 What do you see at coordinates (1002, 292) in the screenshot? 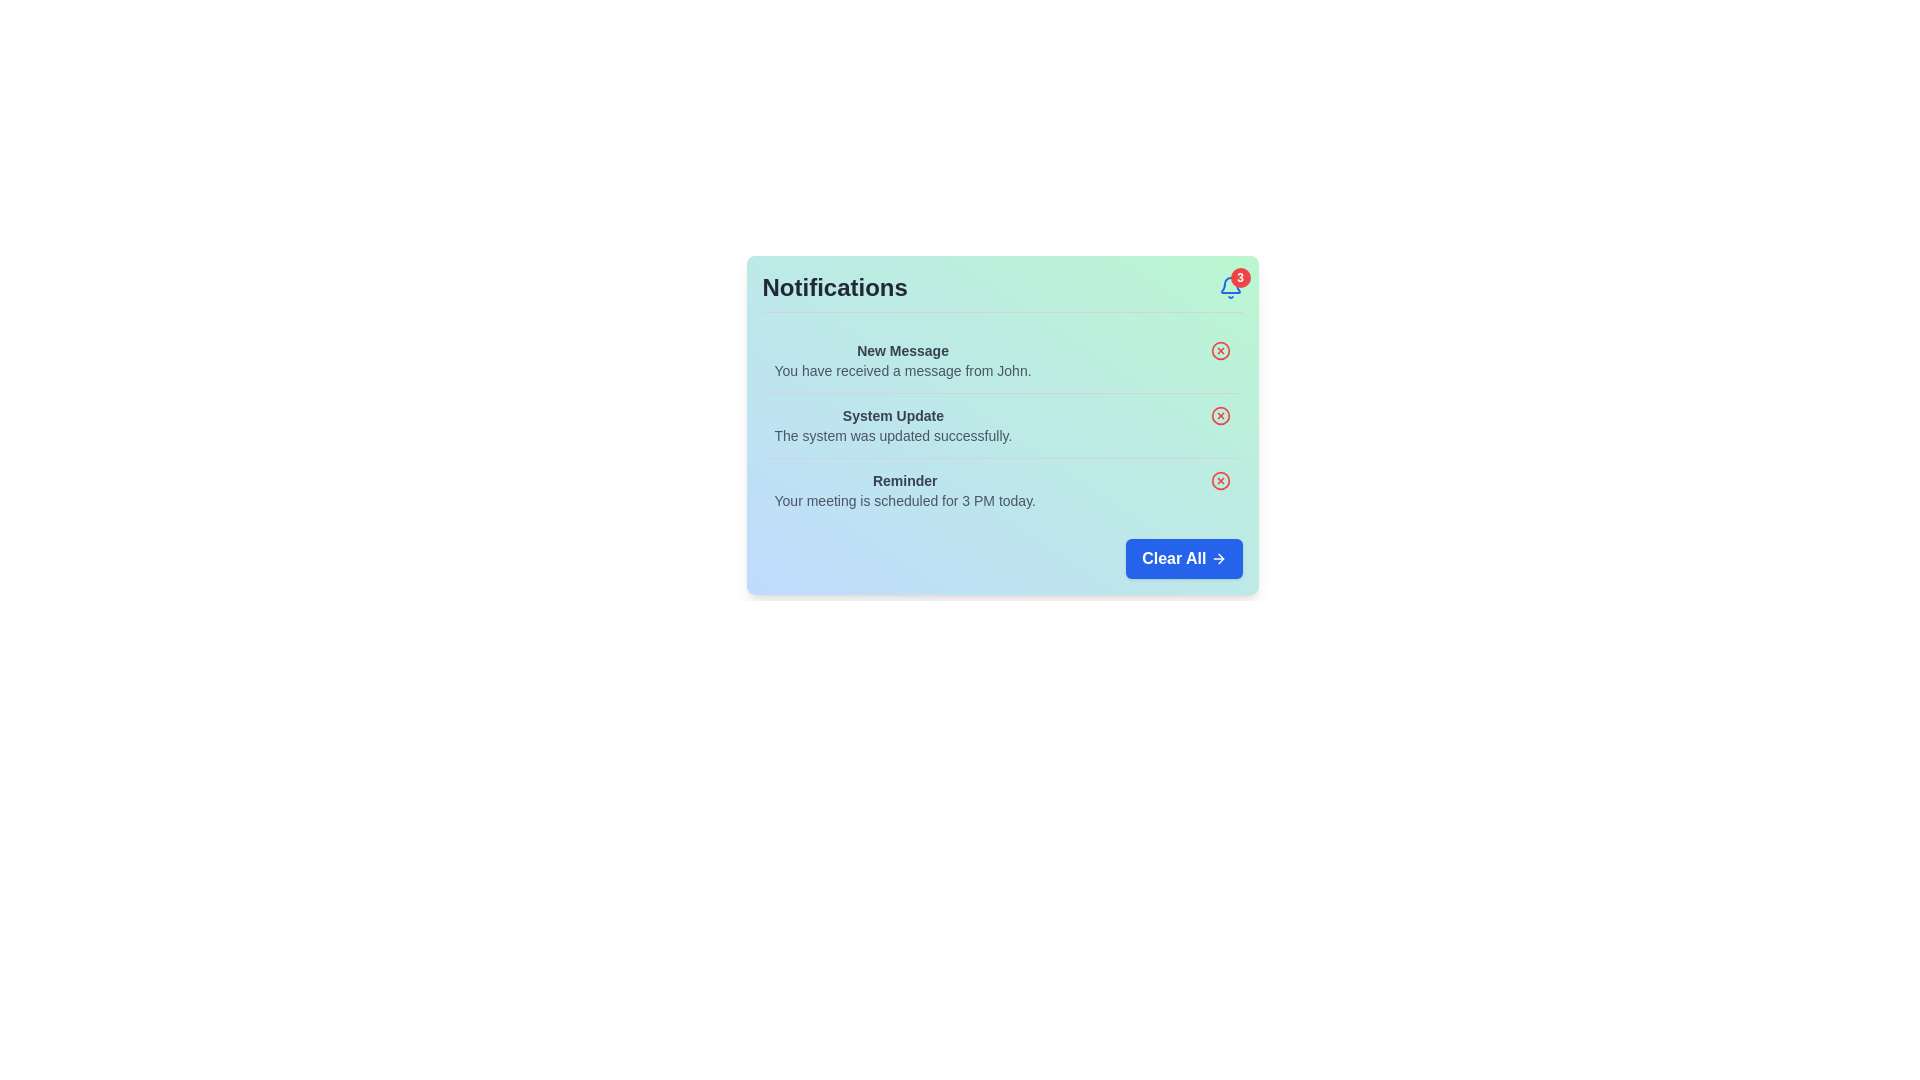
I see `badge displaying the notification count on the title bar of the notification panel, which is located at the top section of the card` at bounding box center [1002, 292].